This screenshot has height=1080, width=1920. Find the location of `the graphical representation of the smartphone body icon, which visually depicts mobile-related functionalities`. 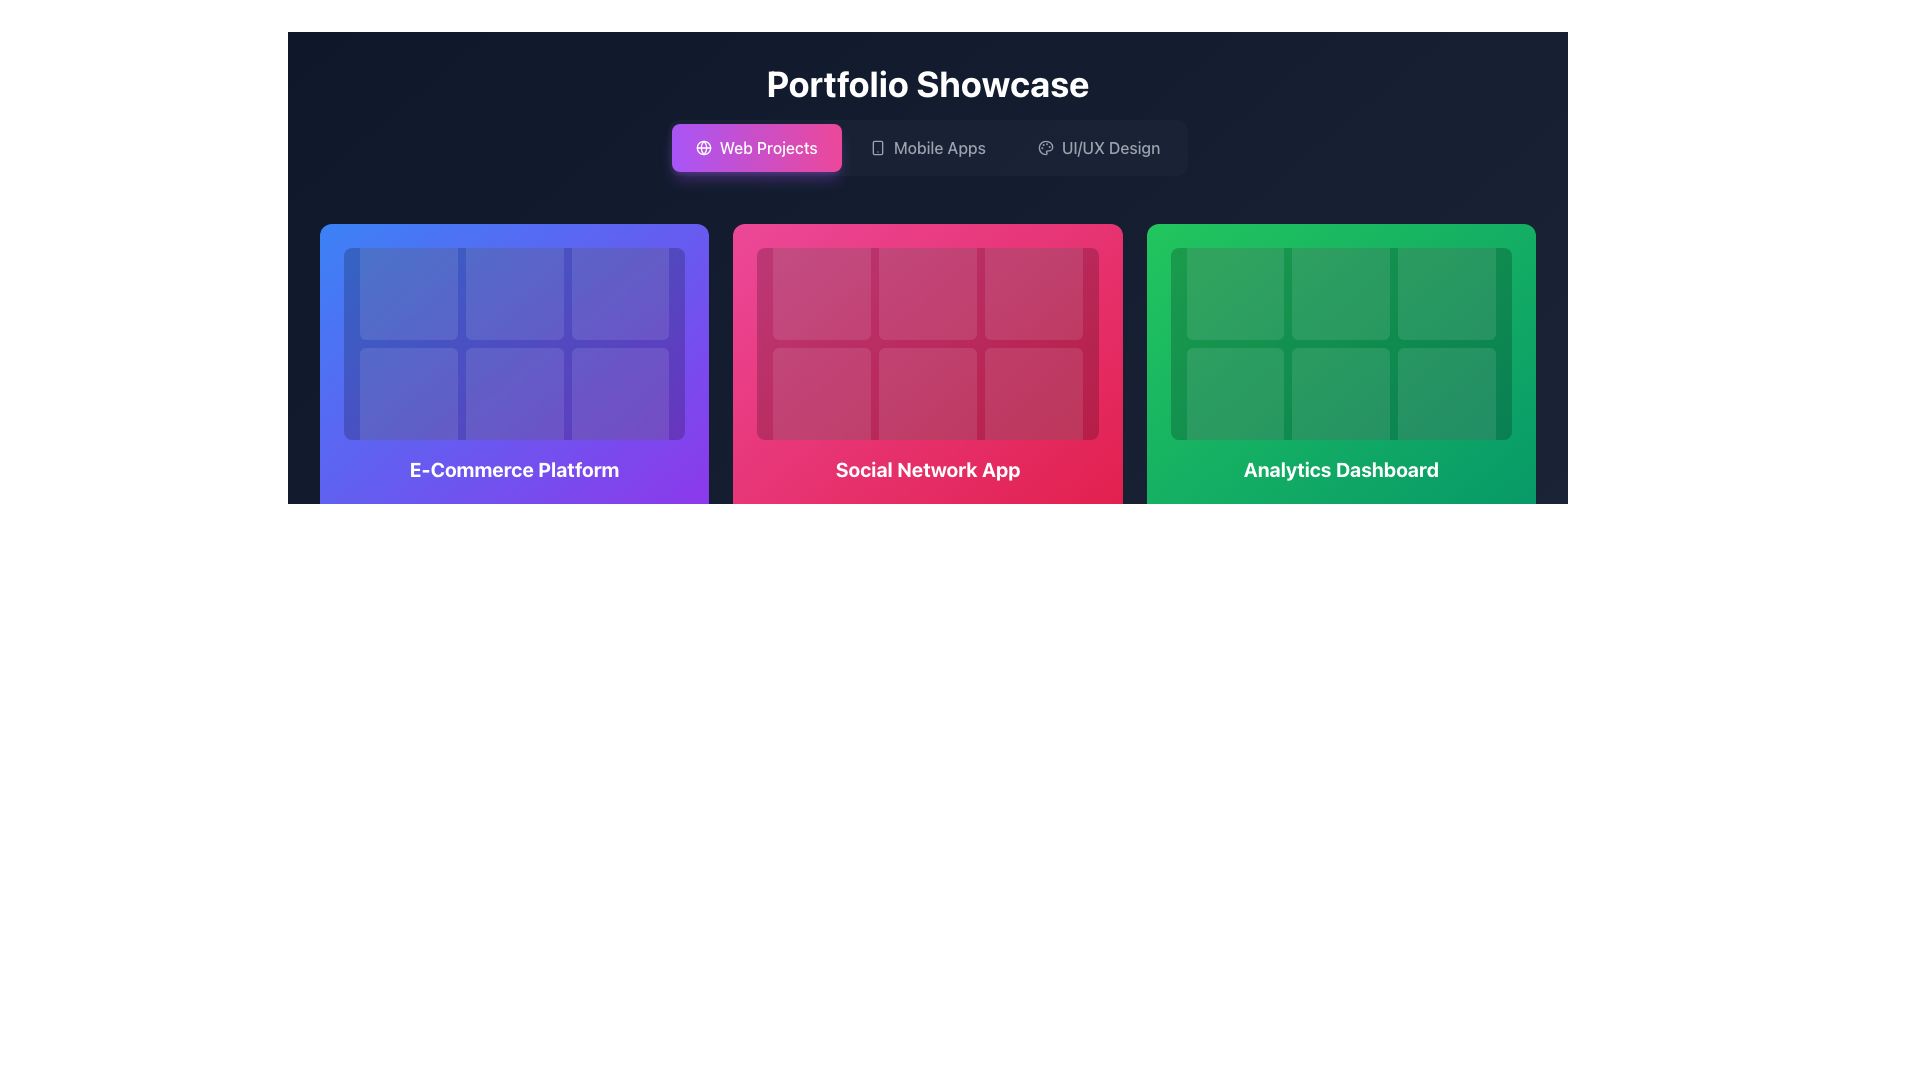

the graphical representation of the smartphone body icon, which visually depicts mobile-related functionalities is located at coordinates (877, 146).